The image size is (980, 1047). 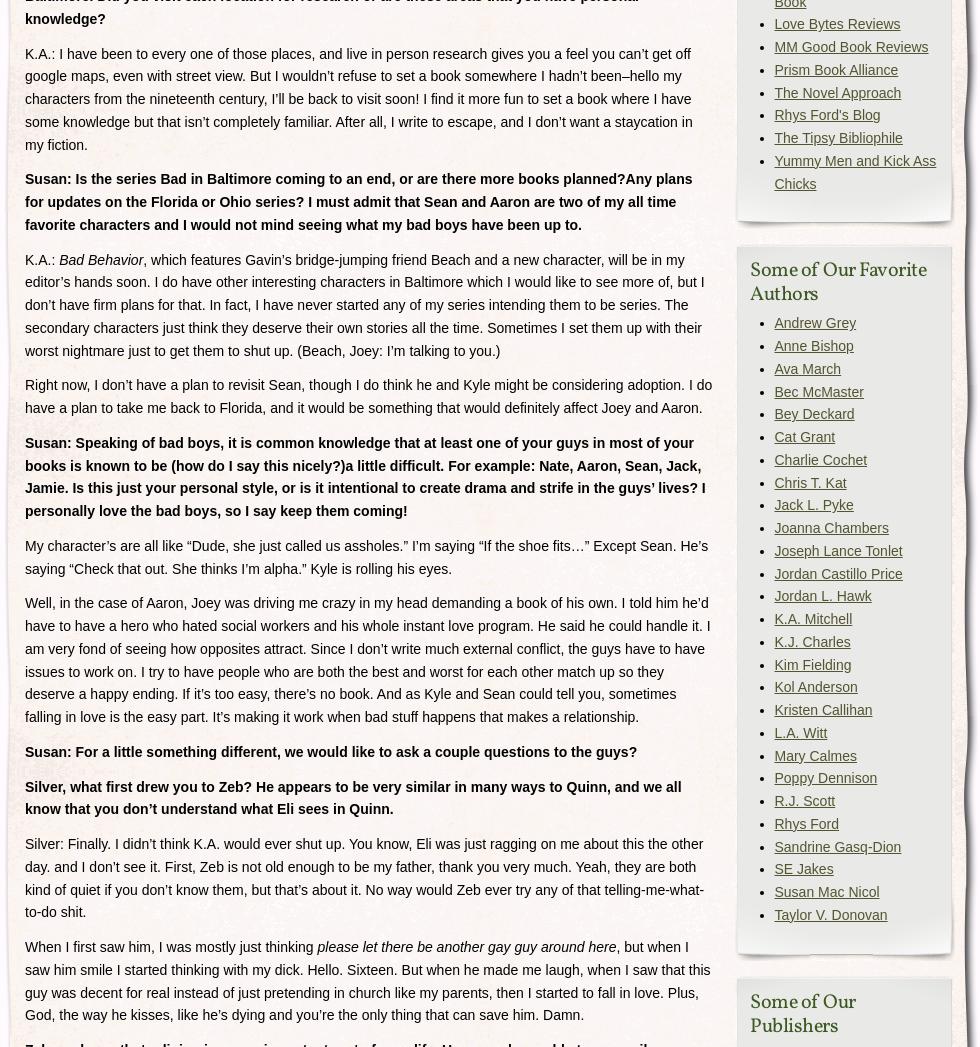 I want to click on 'Yummy Men and Kick Ass Chicks', so click(x=854, y=171).